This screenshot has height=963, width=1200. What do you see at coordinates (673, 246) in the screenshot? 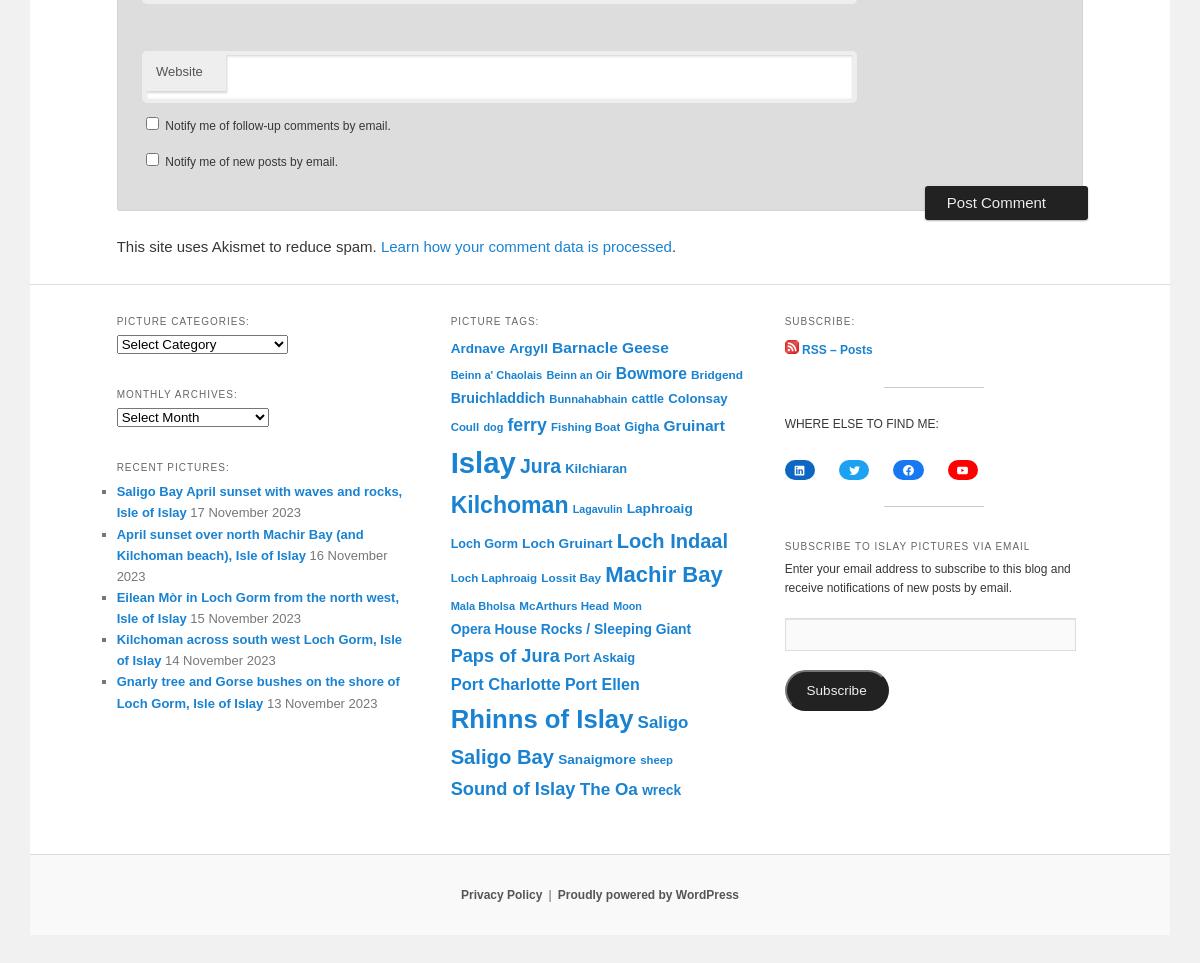
I see `'.'` at bounding box center [673, 246].